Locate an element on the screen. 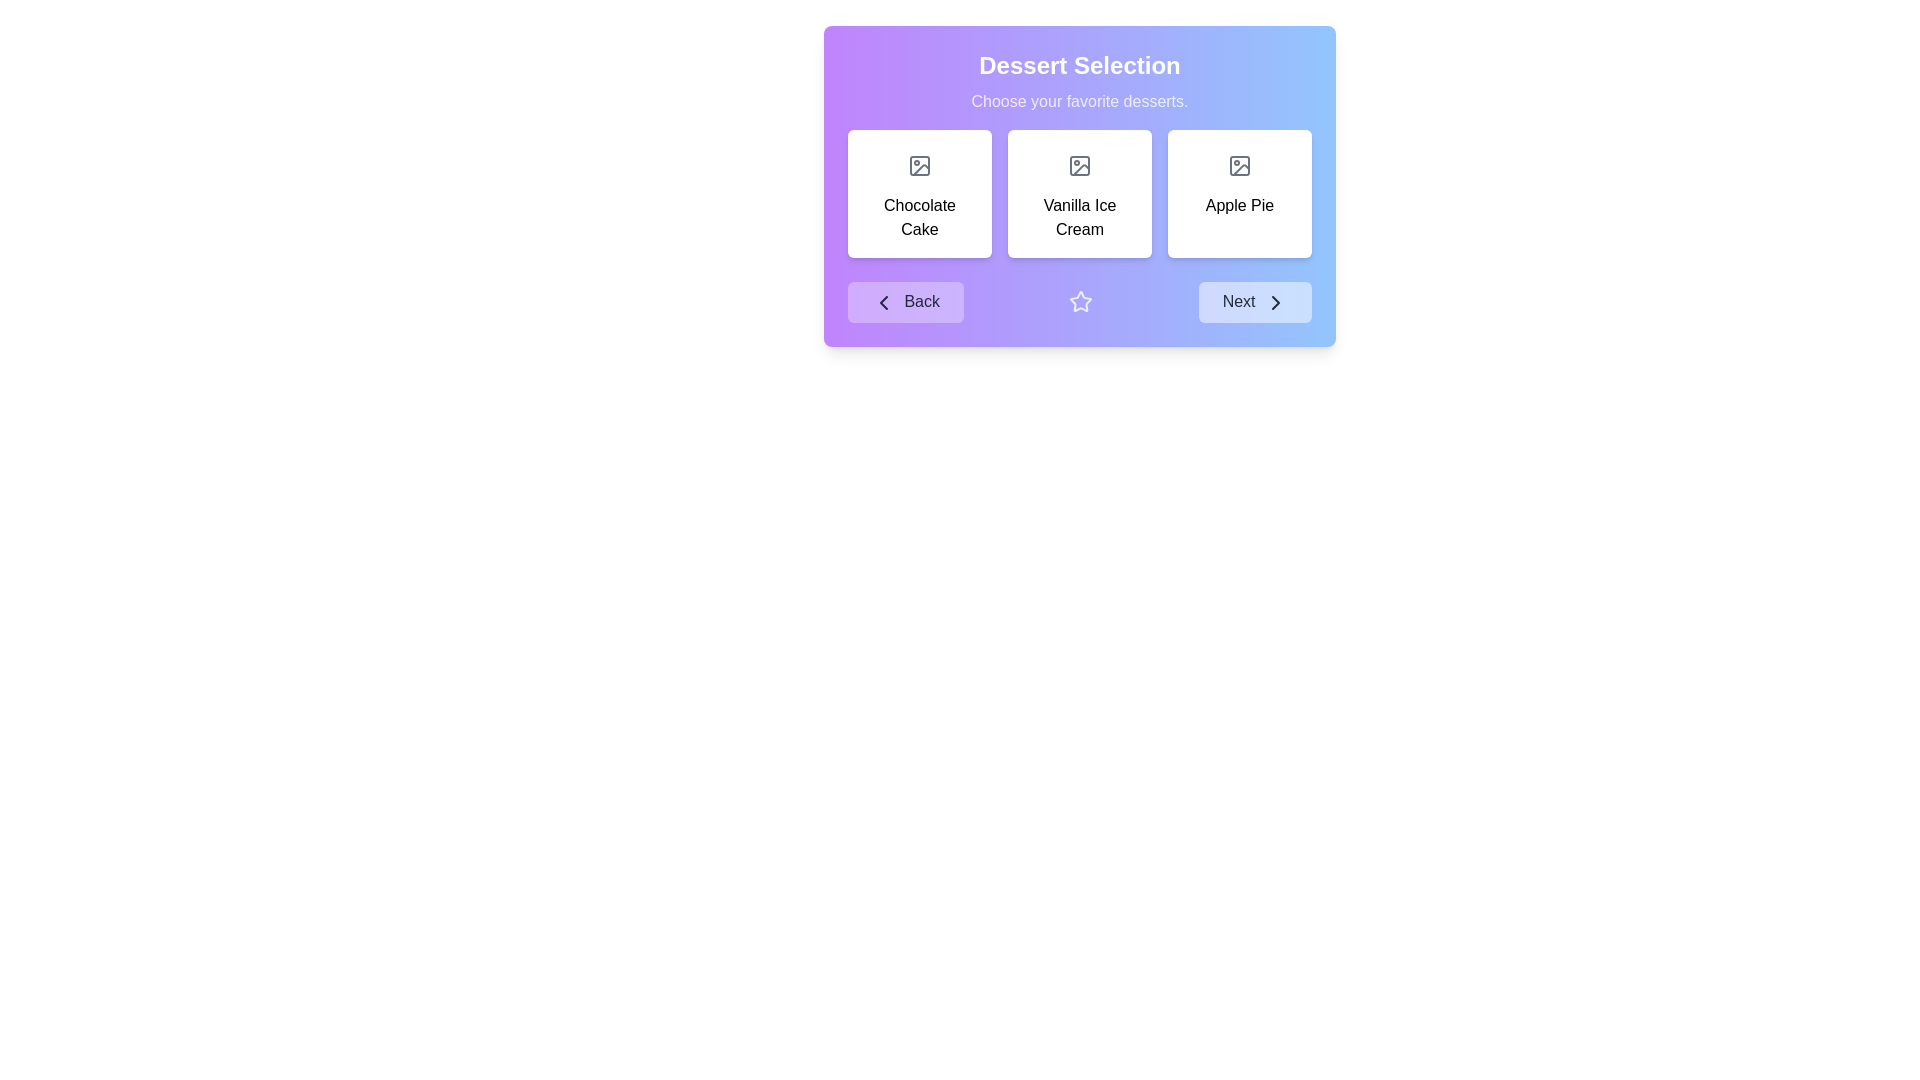  the 'Apple Pie' label which is styled with center alignment and medium font, located within a white card-like component beneath a dessert icon is located at coordinates (1238, 205).